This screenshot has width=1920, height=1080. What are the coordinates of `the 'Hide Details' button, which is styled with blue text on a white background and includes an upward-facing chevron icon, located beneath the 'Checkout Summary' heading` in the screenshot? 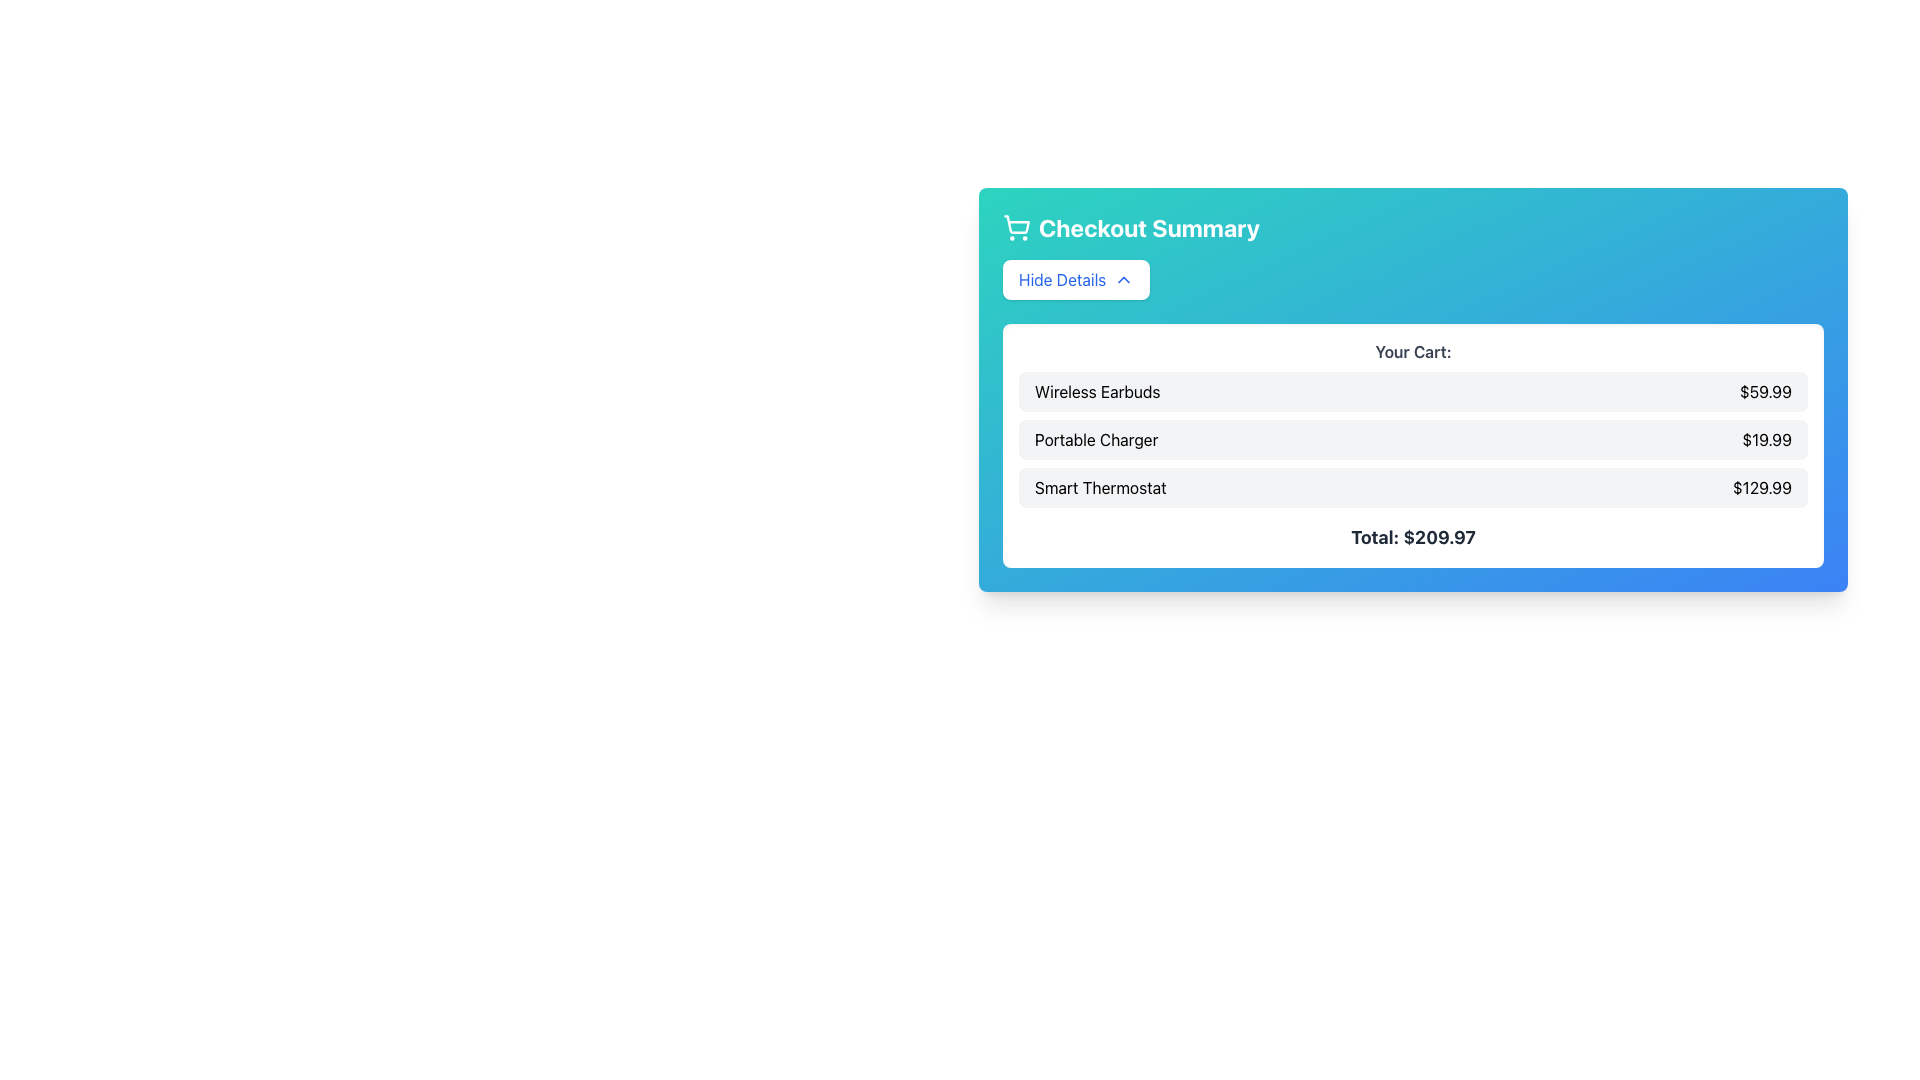 It's located at (1075, 280).